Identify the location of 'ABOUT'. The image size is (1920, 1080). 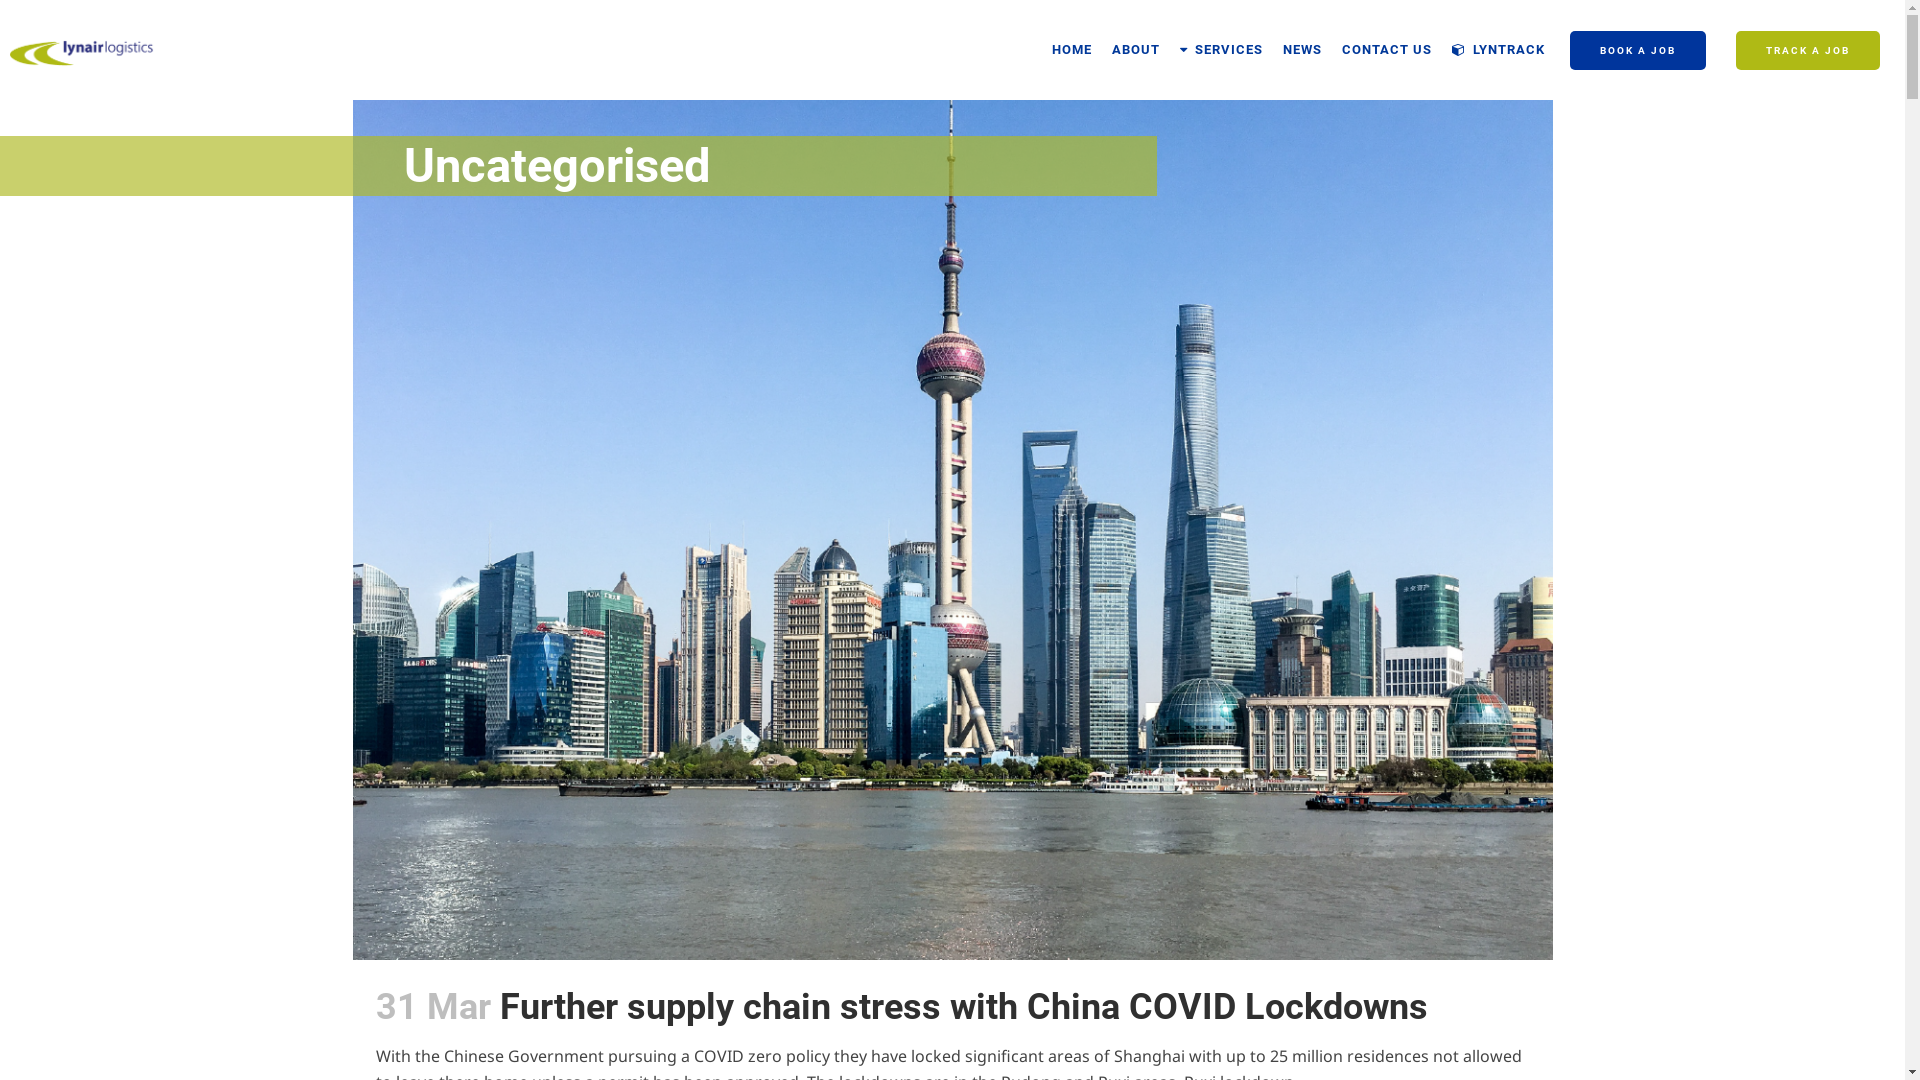
(1136, 49).